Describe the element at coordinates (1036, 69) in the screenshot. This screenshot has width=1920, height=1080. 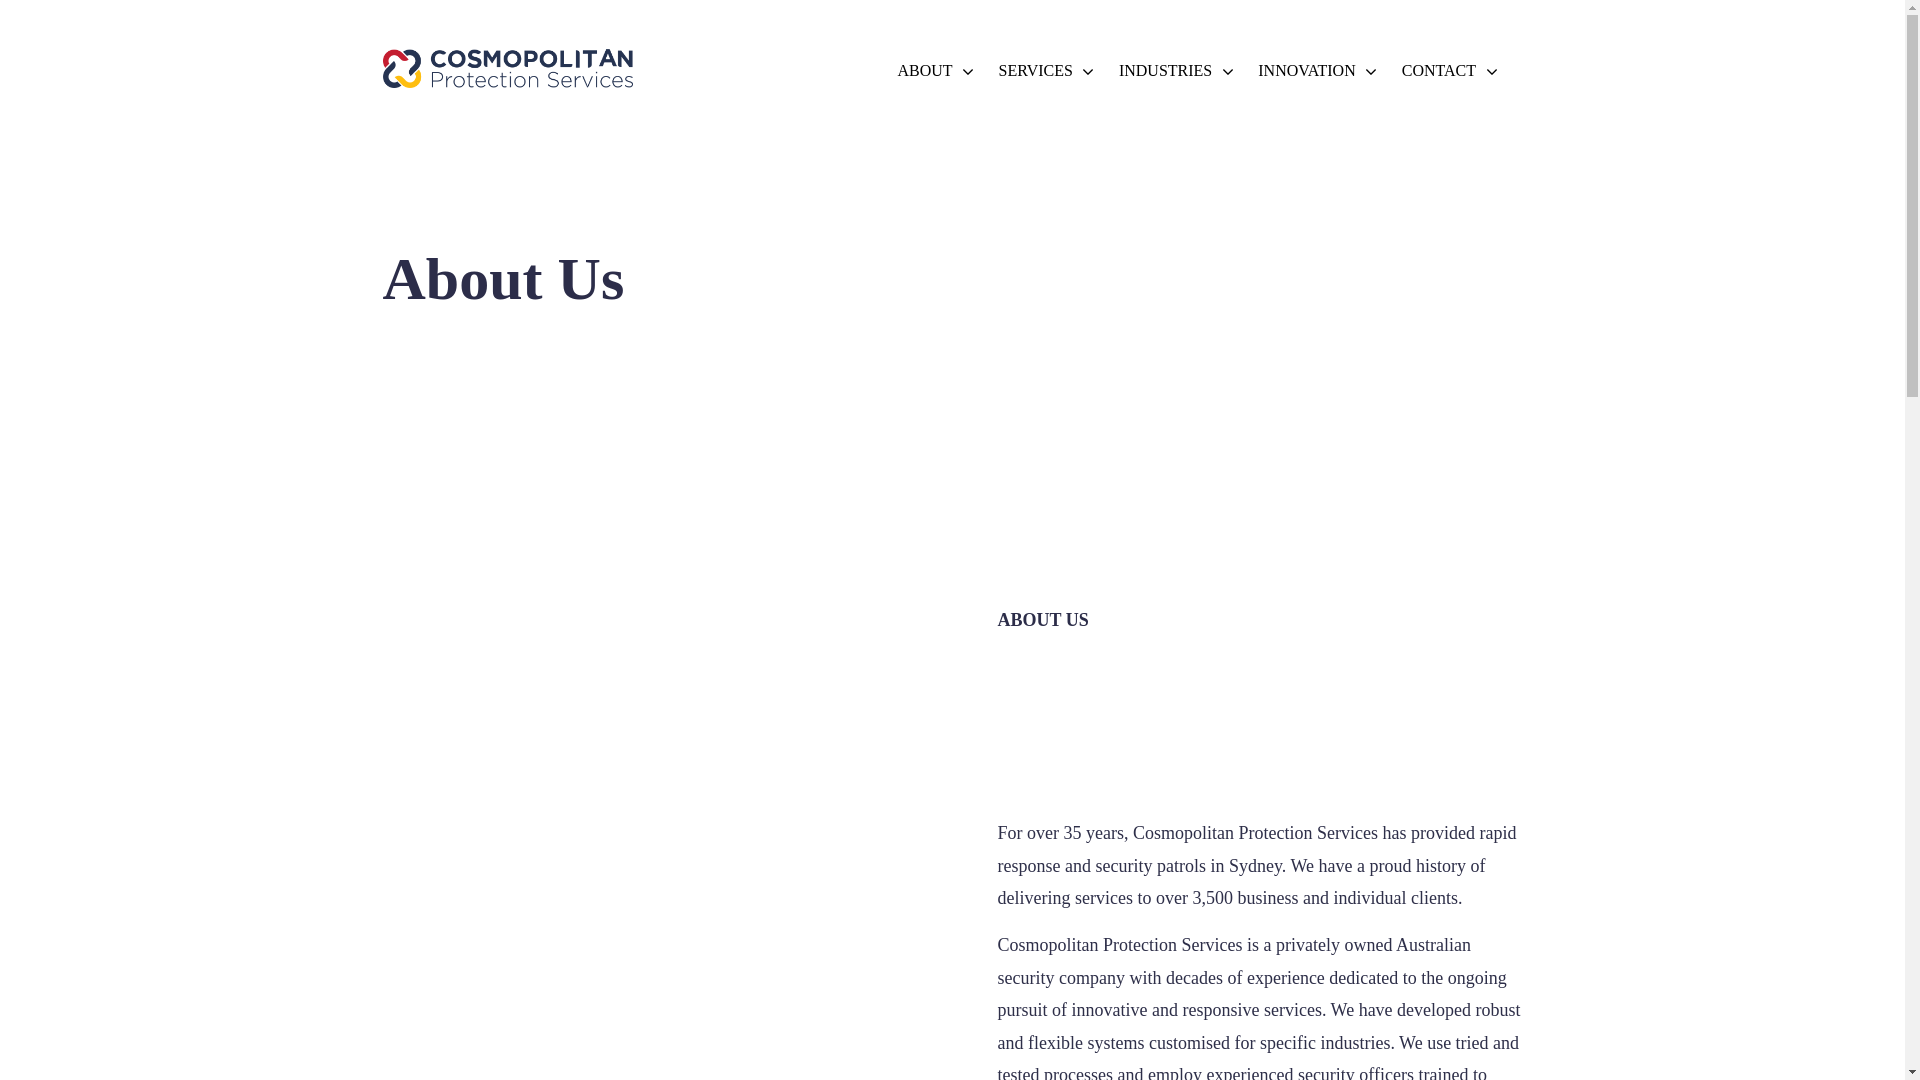
I see `'SERVICES'` at that location.